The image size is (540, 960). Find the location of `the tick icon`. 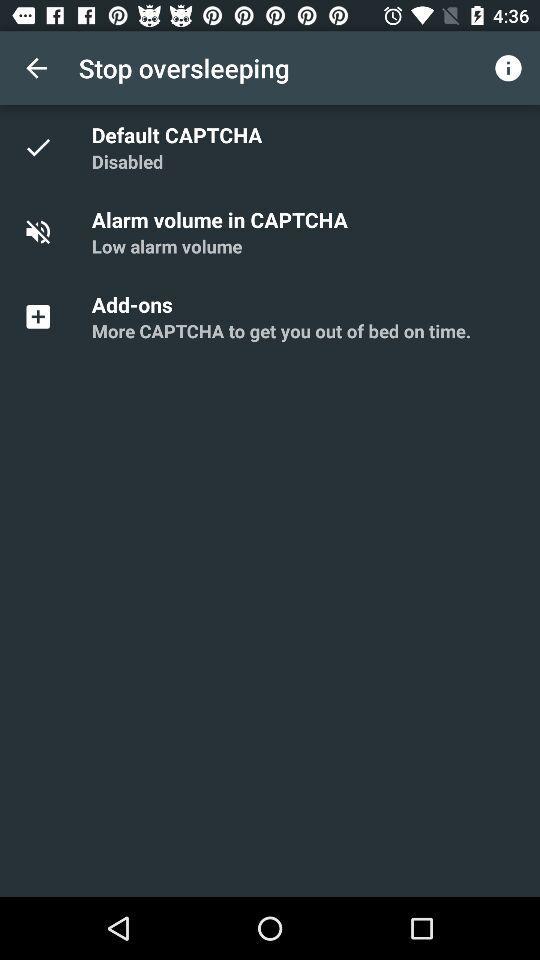

the tick icon is located at coordinates (49, 146).